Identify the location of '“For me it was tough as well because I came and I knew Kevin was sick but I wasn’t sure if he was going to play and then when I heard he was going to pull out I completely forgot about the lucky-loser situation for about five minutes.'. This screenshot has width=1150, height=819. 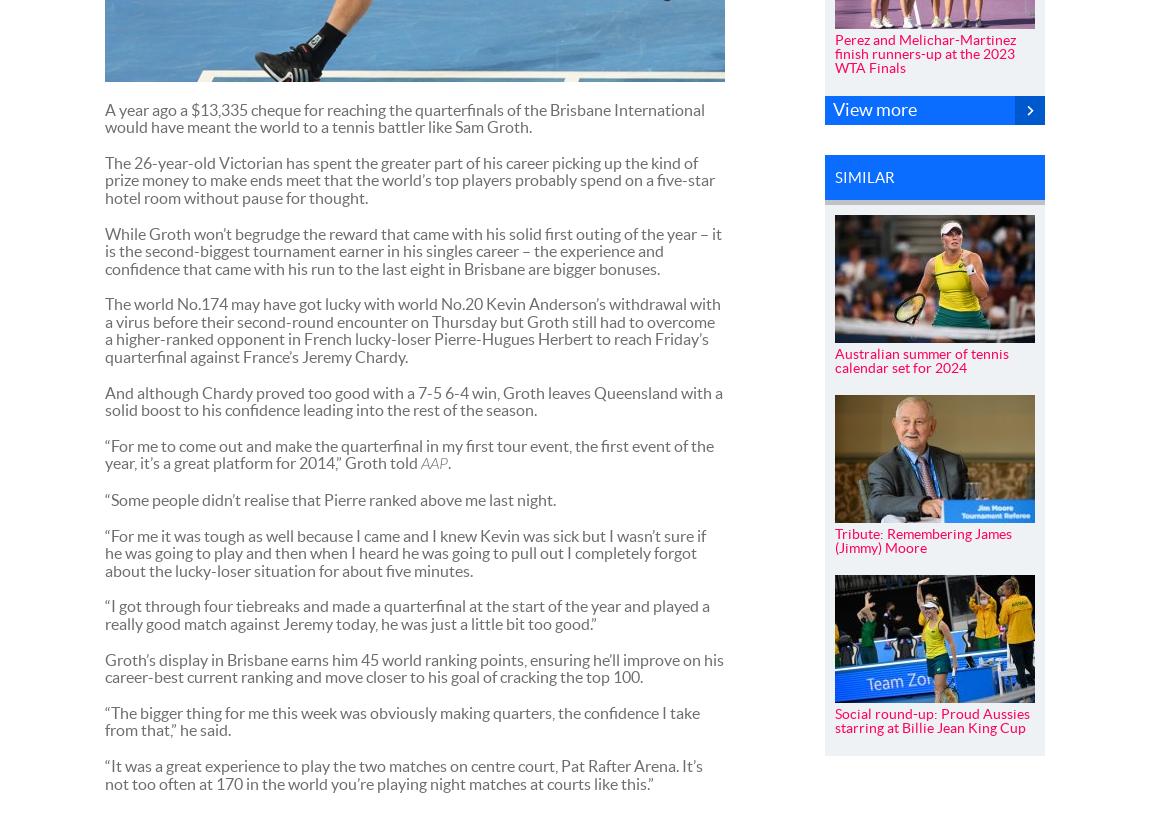
(405, 552).